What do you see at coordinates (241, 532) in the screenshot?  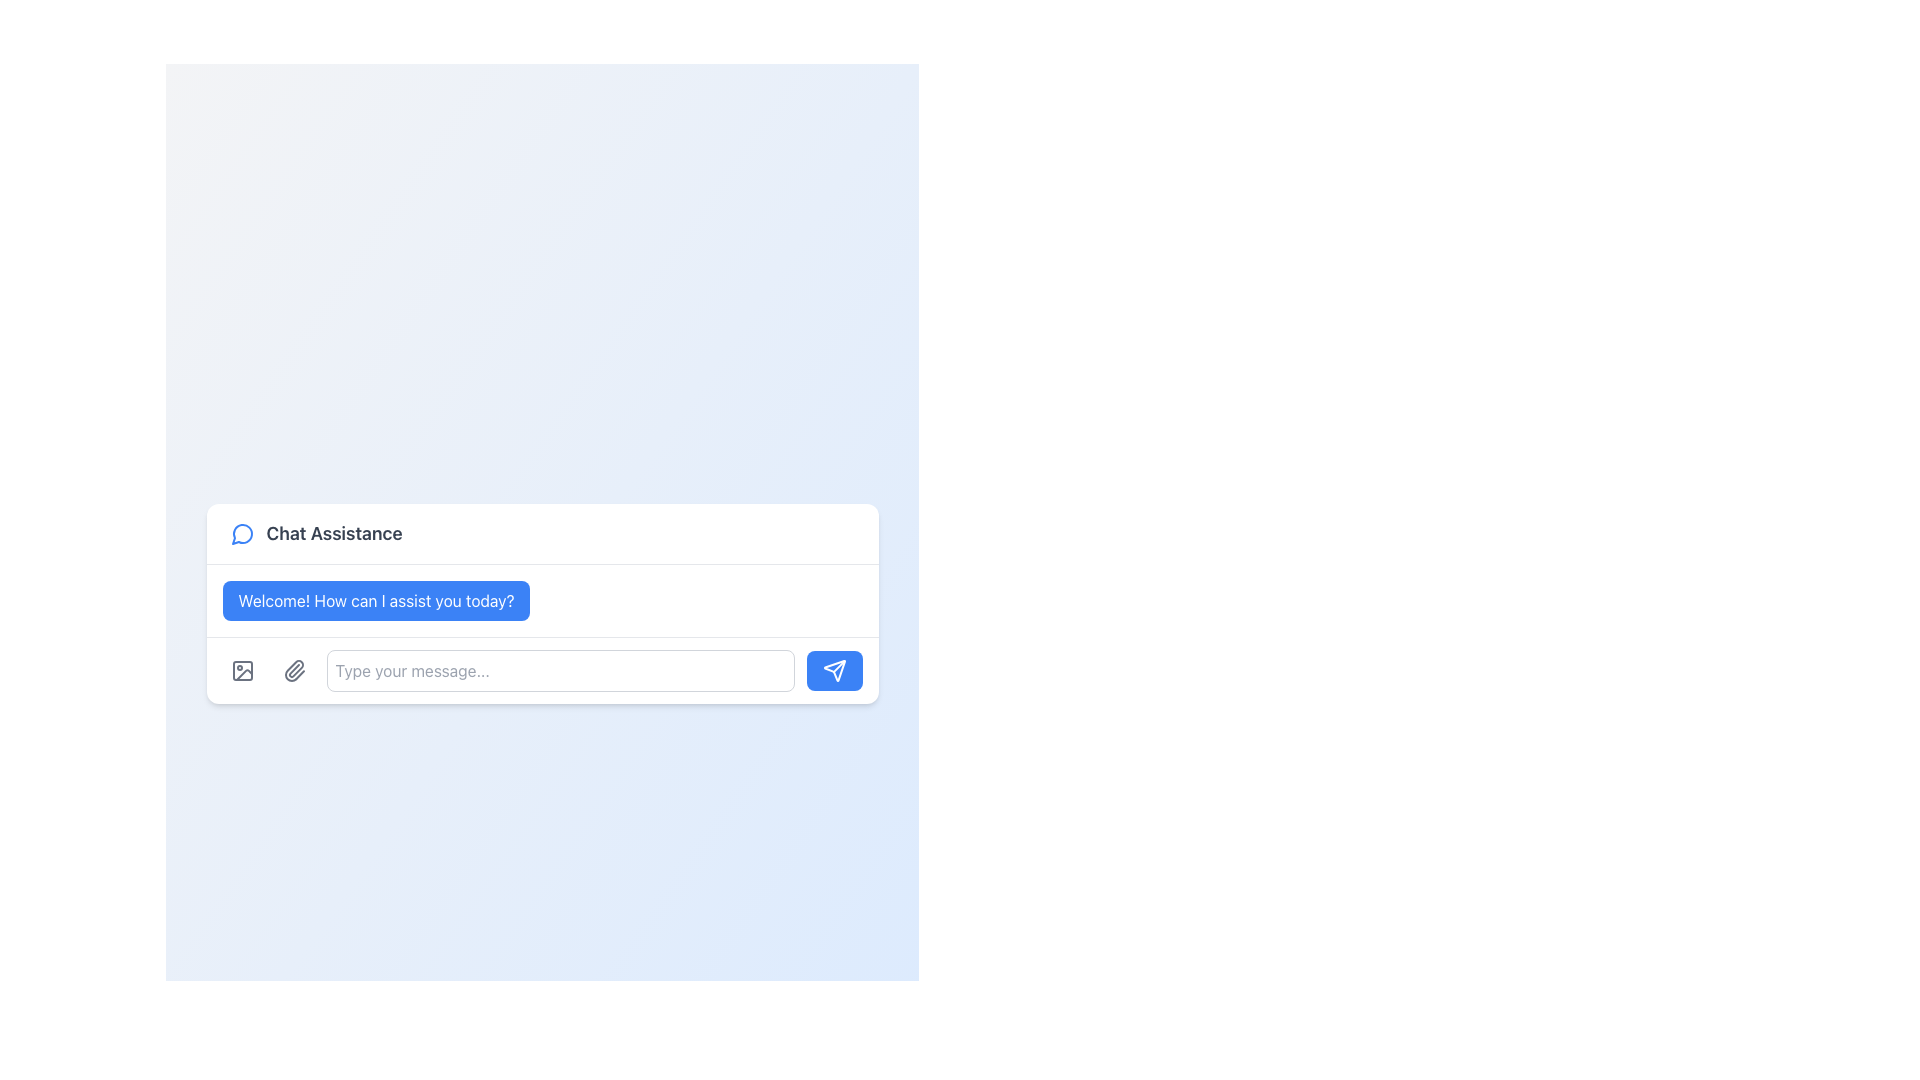 I see `the blue circular chat icon depicted as a speech bubble outline with a dot inside, located in the heading section to the left of 'Chat Assistance'` at bounding box center [241, 532].